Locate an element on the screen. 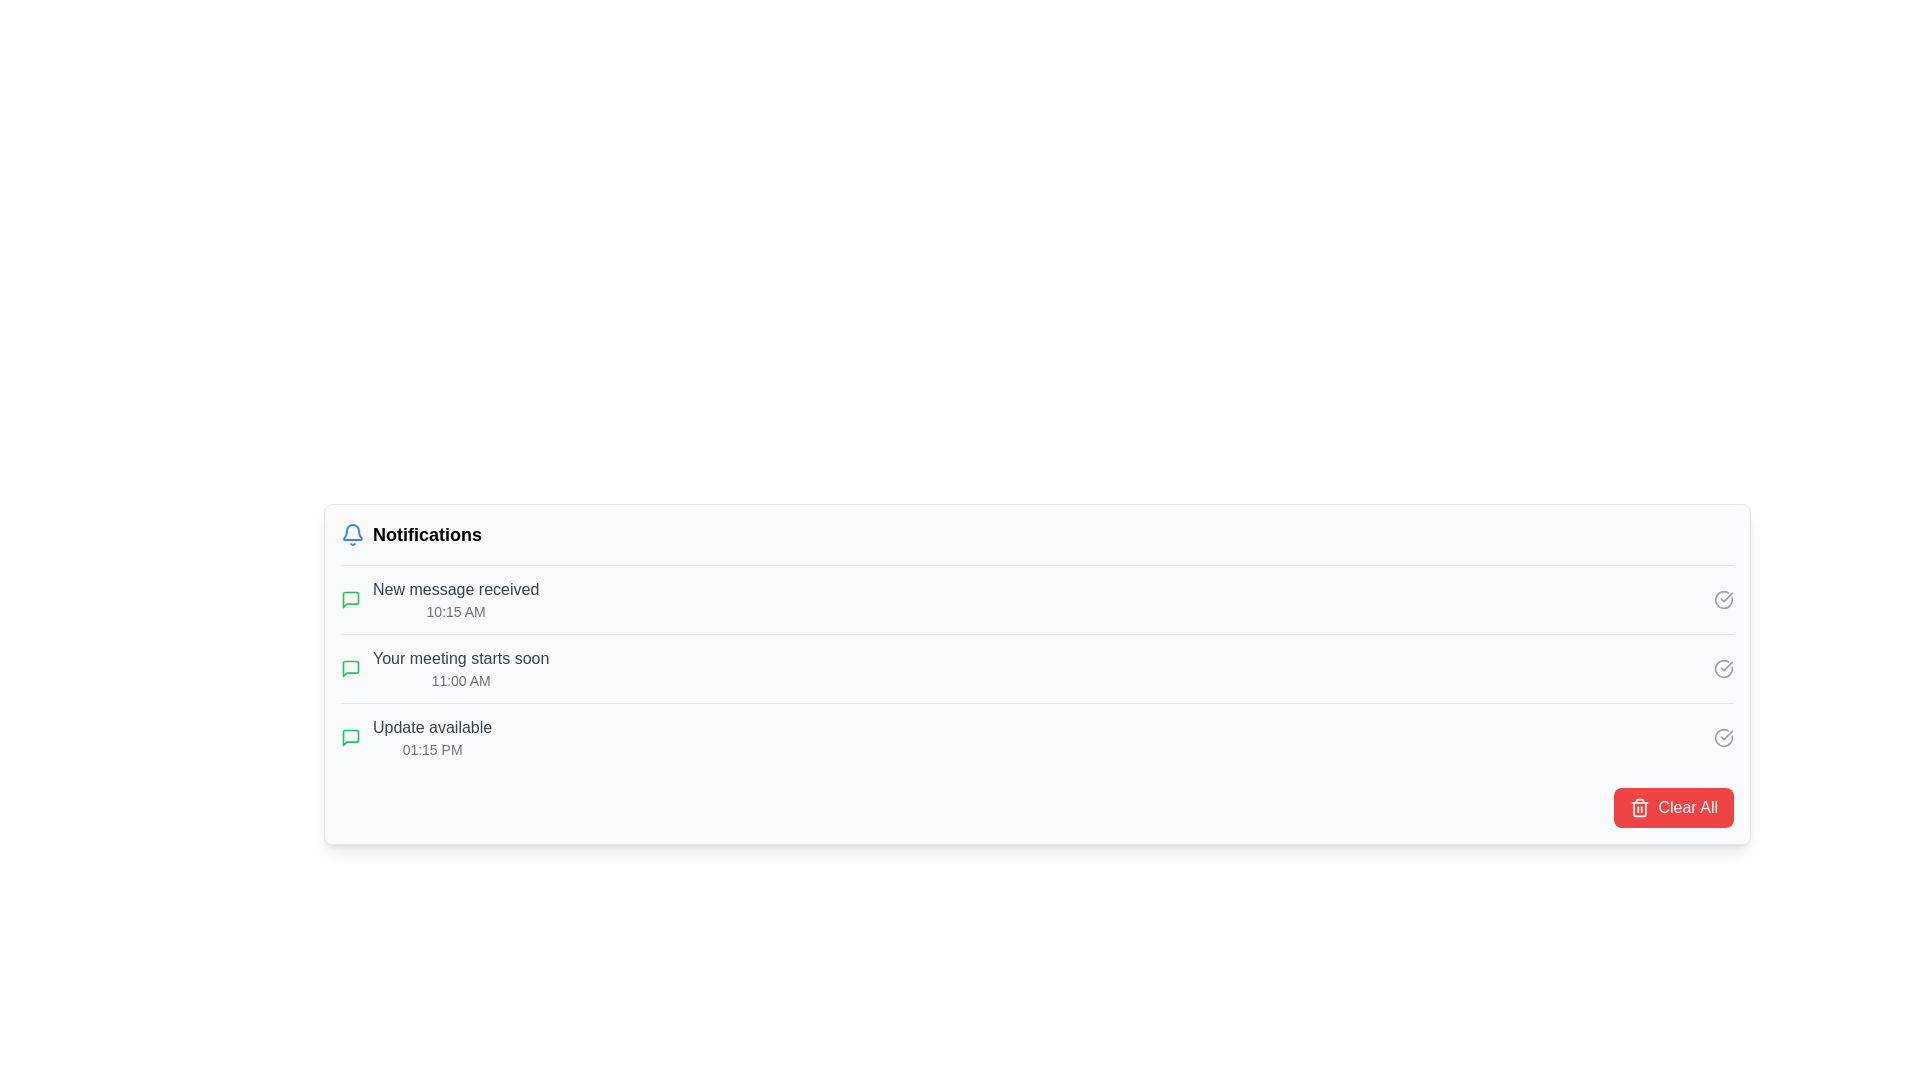 This screenshot has width=1920, height=1080. the Text Label located at the top-left corner of the first notification entry, directly above the timestamp '10:15 AM' is located at coordinates (455, 589).